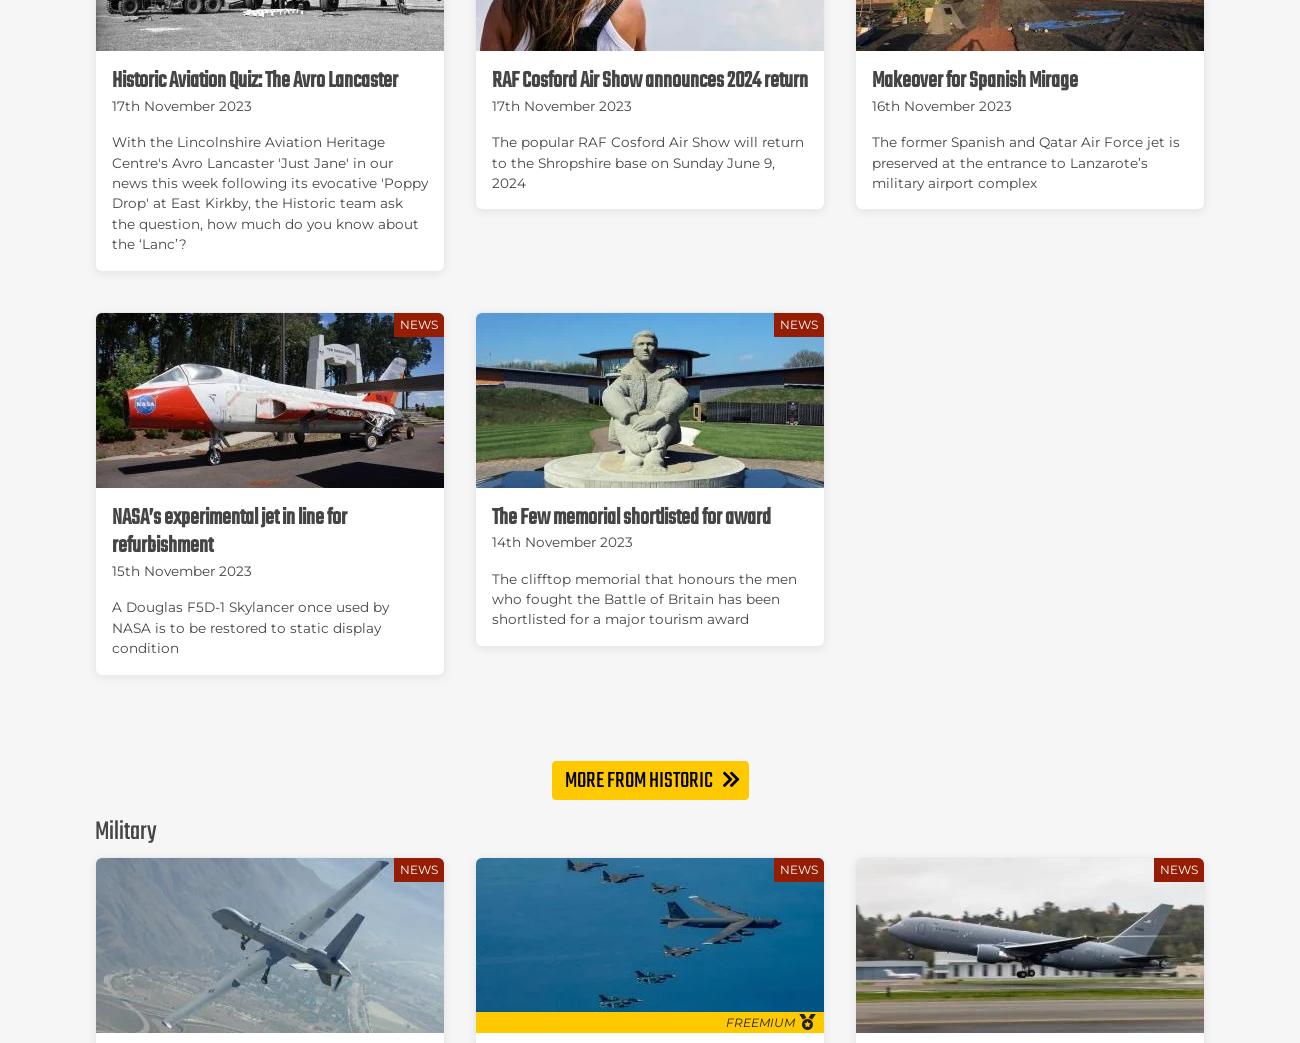 The image size is (1300, 1043). Describe the element at coordinates (647, 160) in the screenshot. I see `'The popular RAF Cosford Air Show will return to the Shropshire base on Sunday June 9, 2024'` at that location.